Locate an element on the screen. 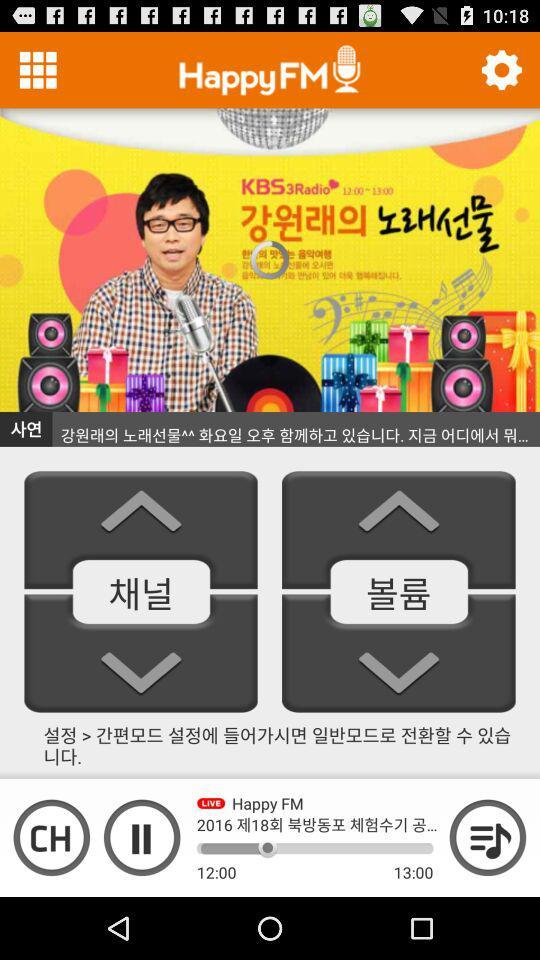 The image size is (540, 960). the settings icon is located at coordinates (500, 74).